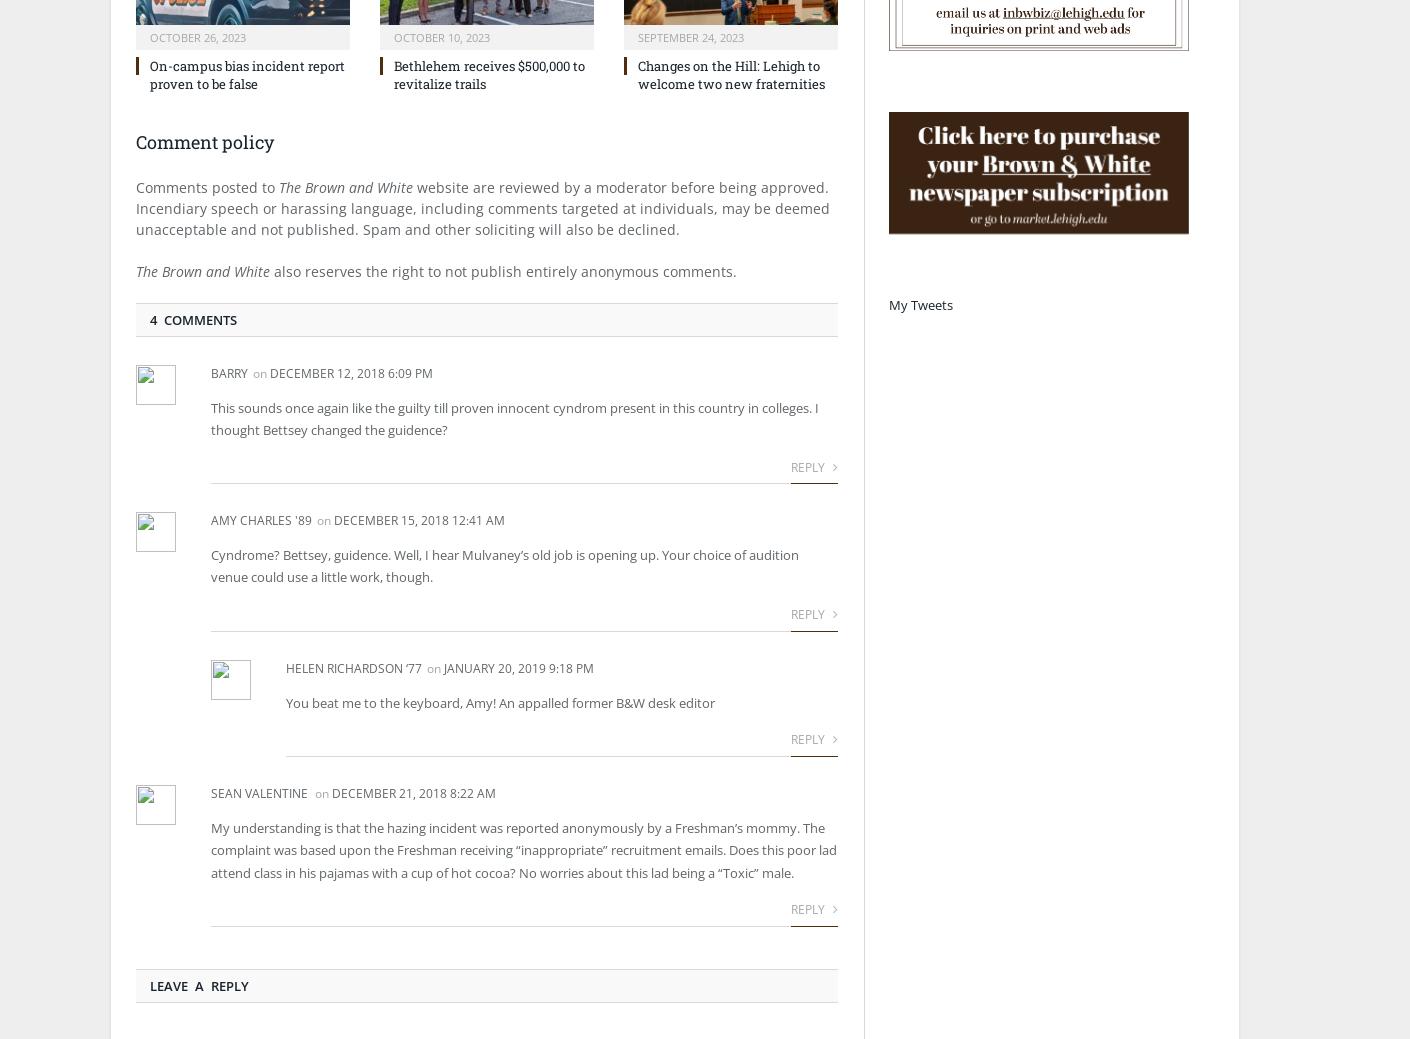  I want to click on 'September 24, 2023', so click(691, 36).